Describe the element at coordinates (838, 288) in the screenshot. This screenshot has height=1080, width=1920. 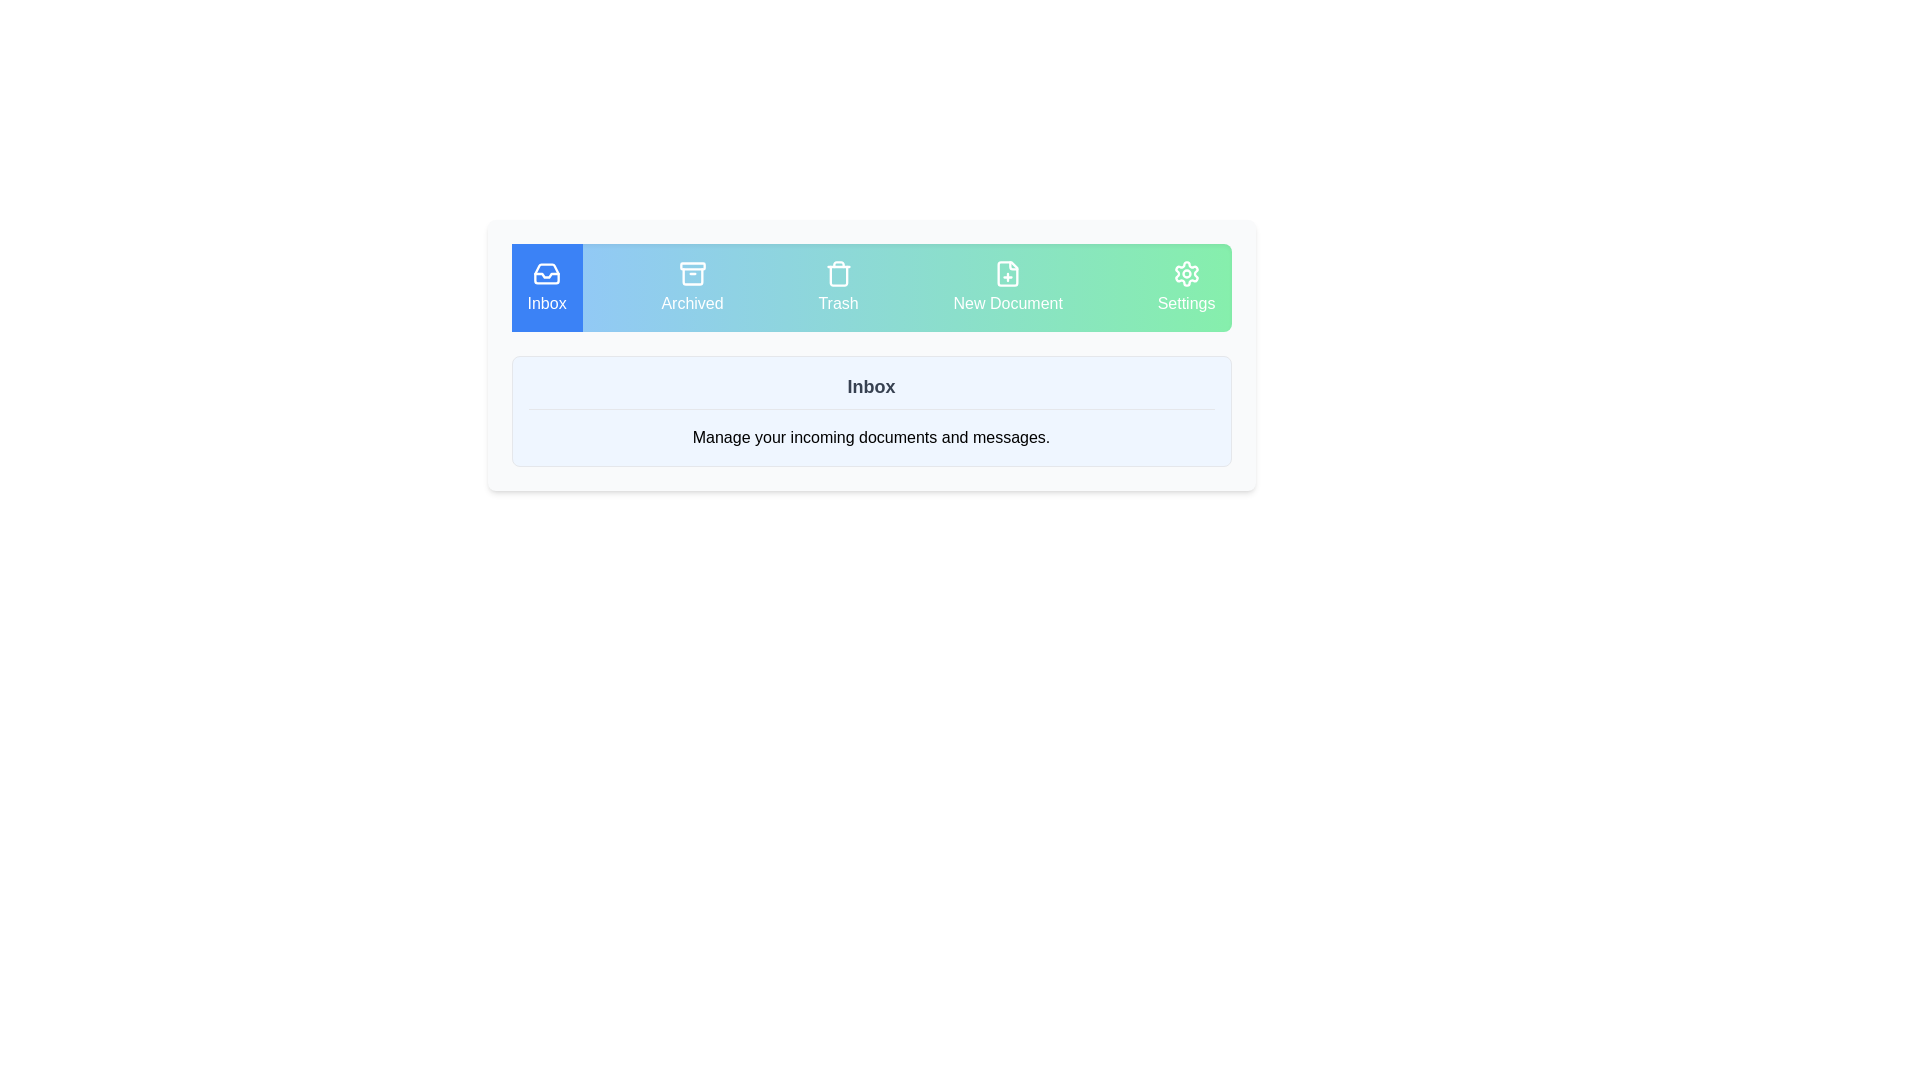
I see `the tab labeled Trash to observe its highlighted styling` at that location.